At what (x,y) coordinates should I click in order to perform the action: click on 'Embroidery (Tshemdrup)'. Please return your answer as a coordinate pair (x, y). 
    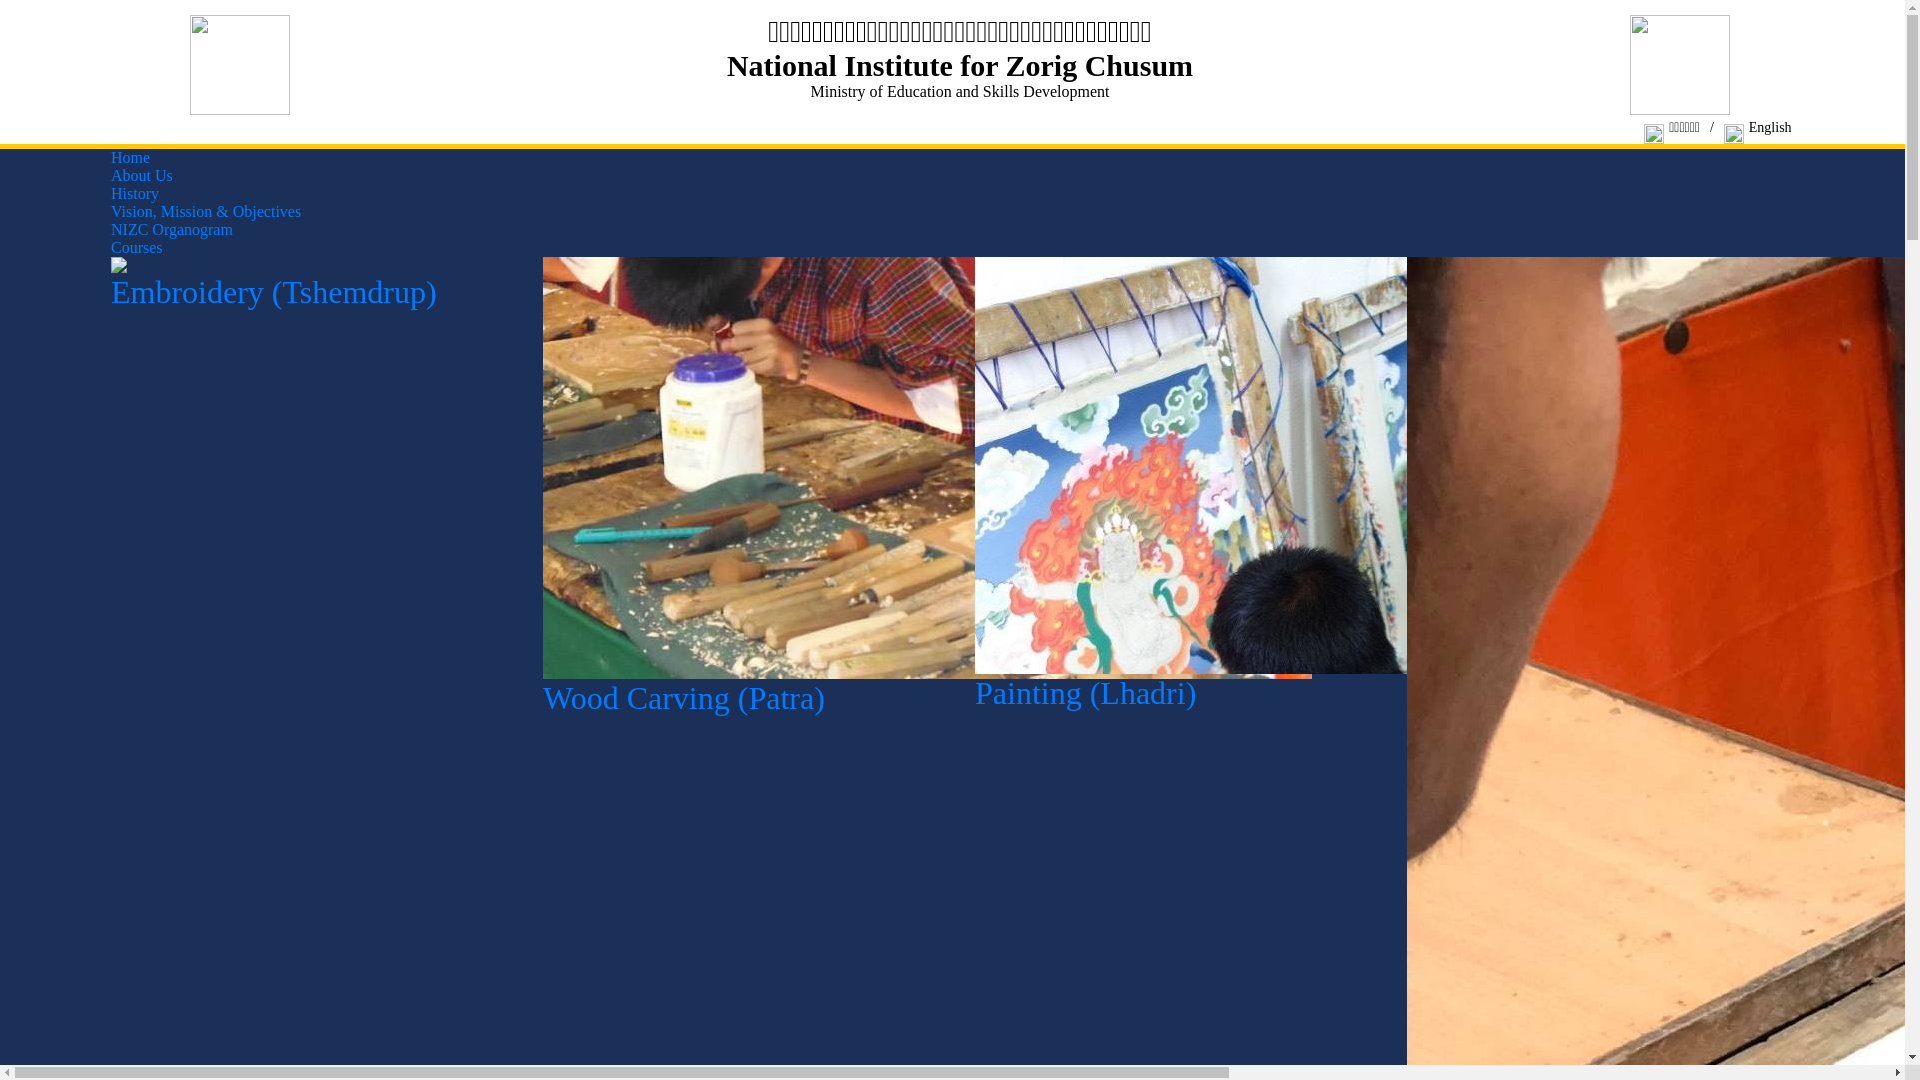
    Looking at the image, I should click on (311, 285).